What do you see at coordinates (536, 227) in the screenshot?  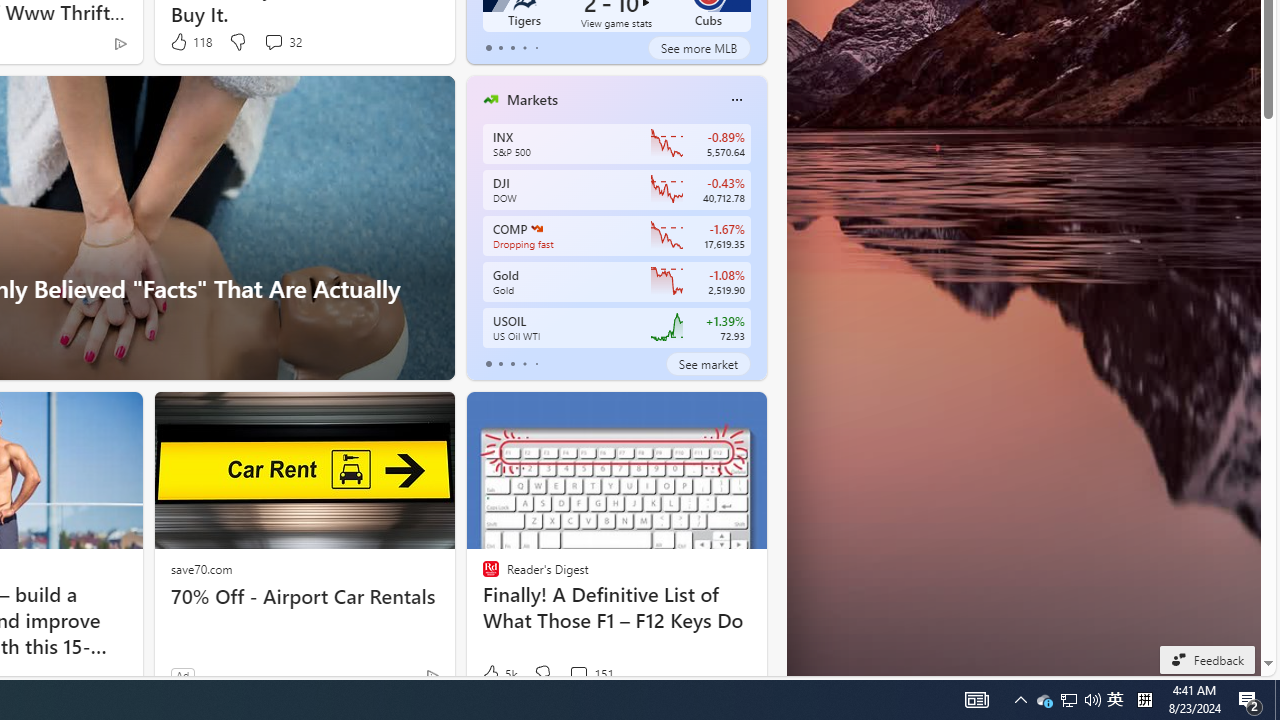 I see `'NASDAQ'` at bounding box center [536, 227].